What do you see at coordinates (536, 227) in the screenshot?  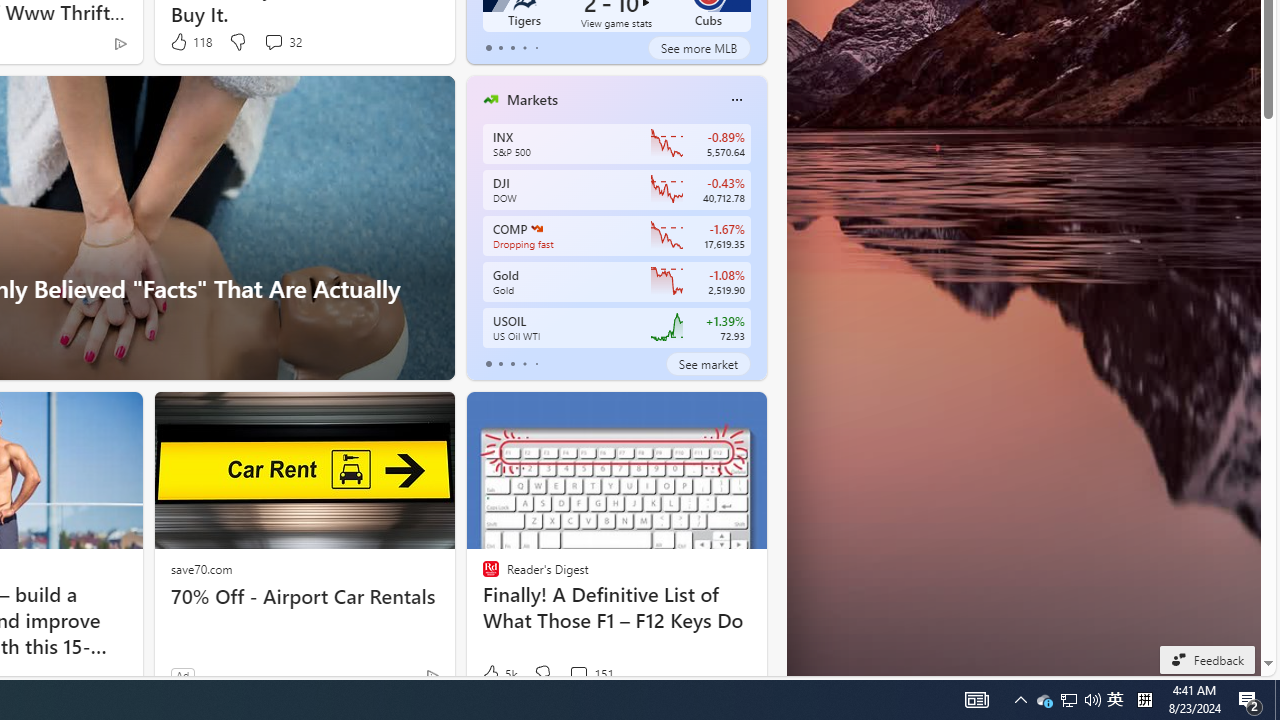 I see `'NASDAQ'` at bounding box center [536, 227].